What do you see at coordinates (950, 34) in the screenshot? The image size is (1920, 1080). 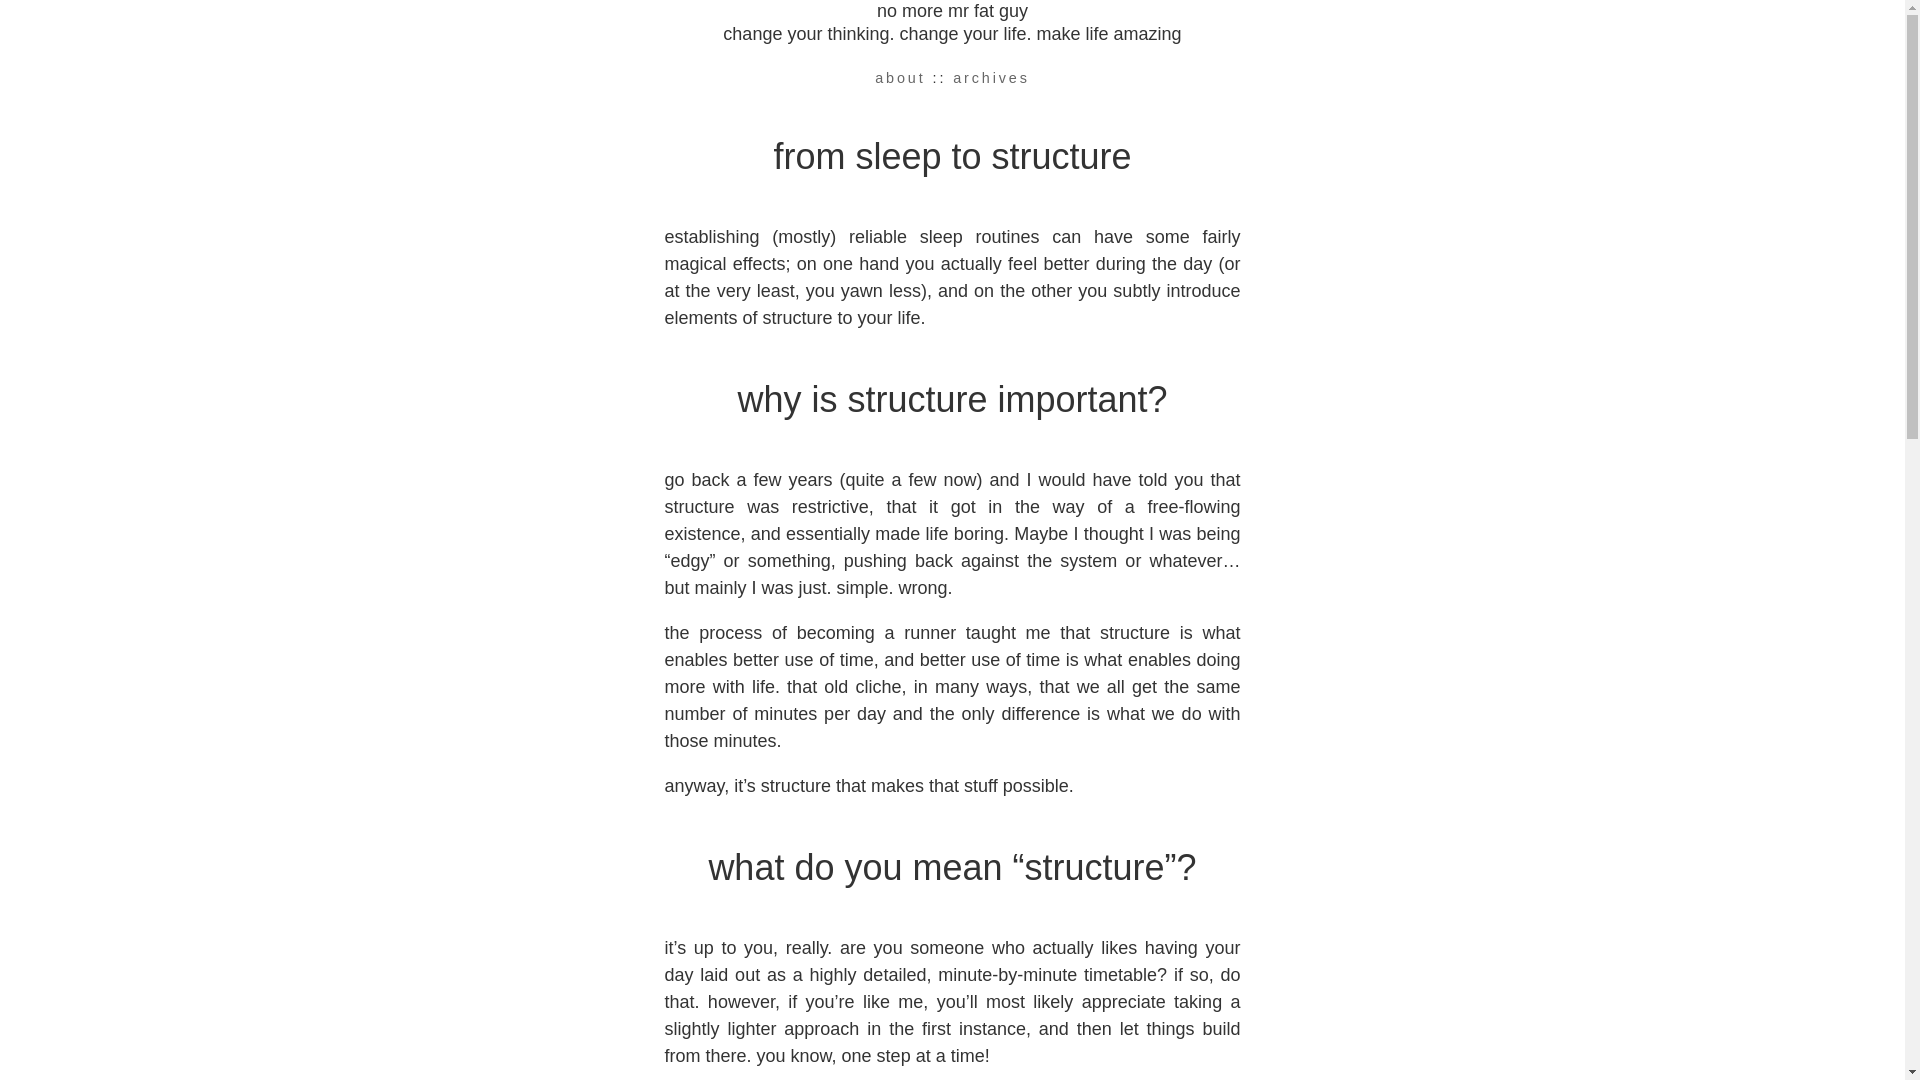 I see `'change your thinking. change your life. make life amazing'` at bounding box center [950, 34].